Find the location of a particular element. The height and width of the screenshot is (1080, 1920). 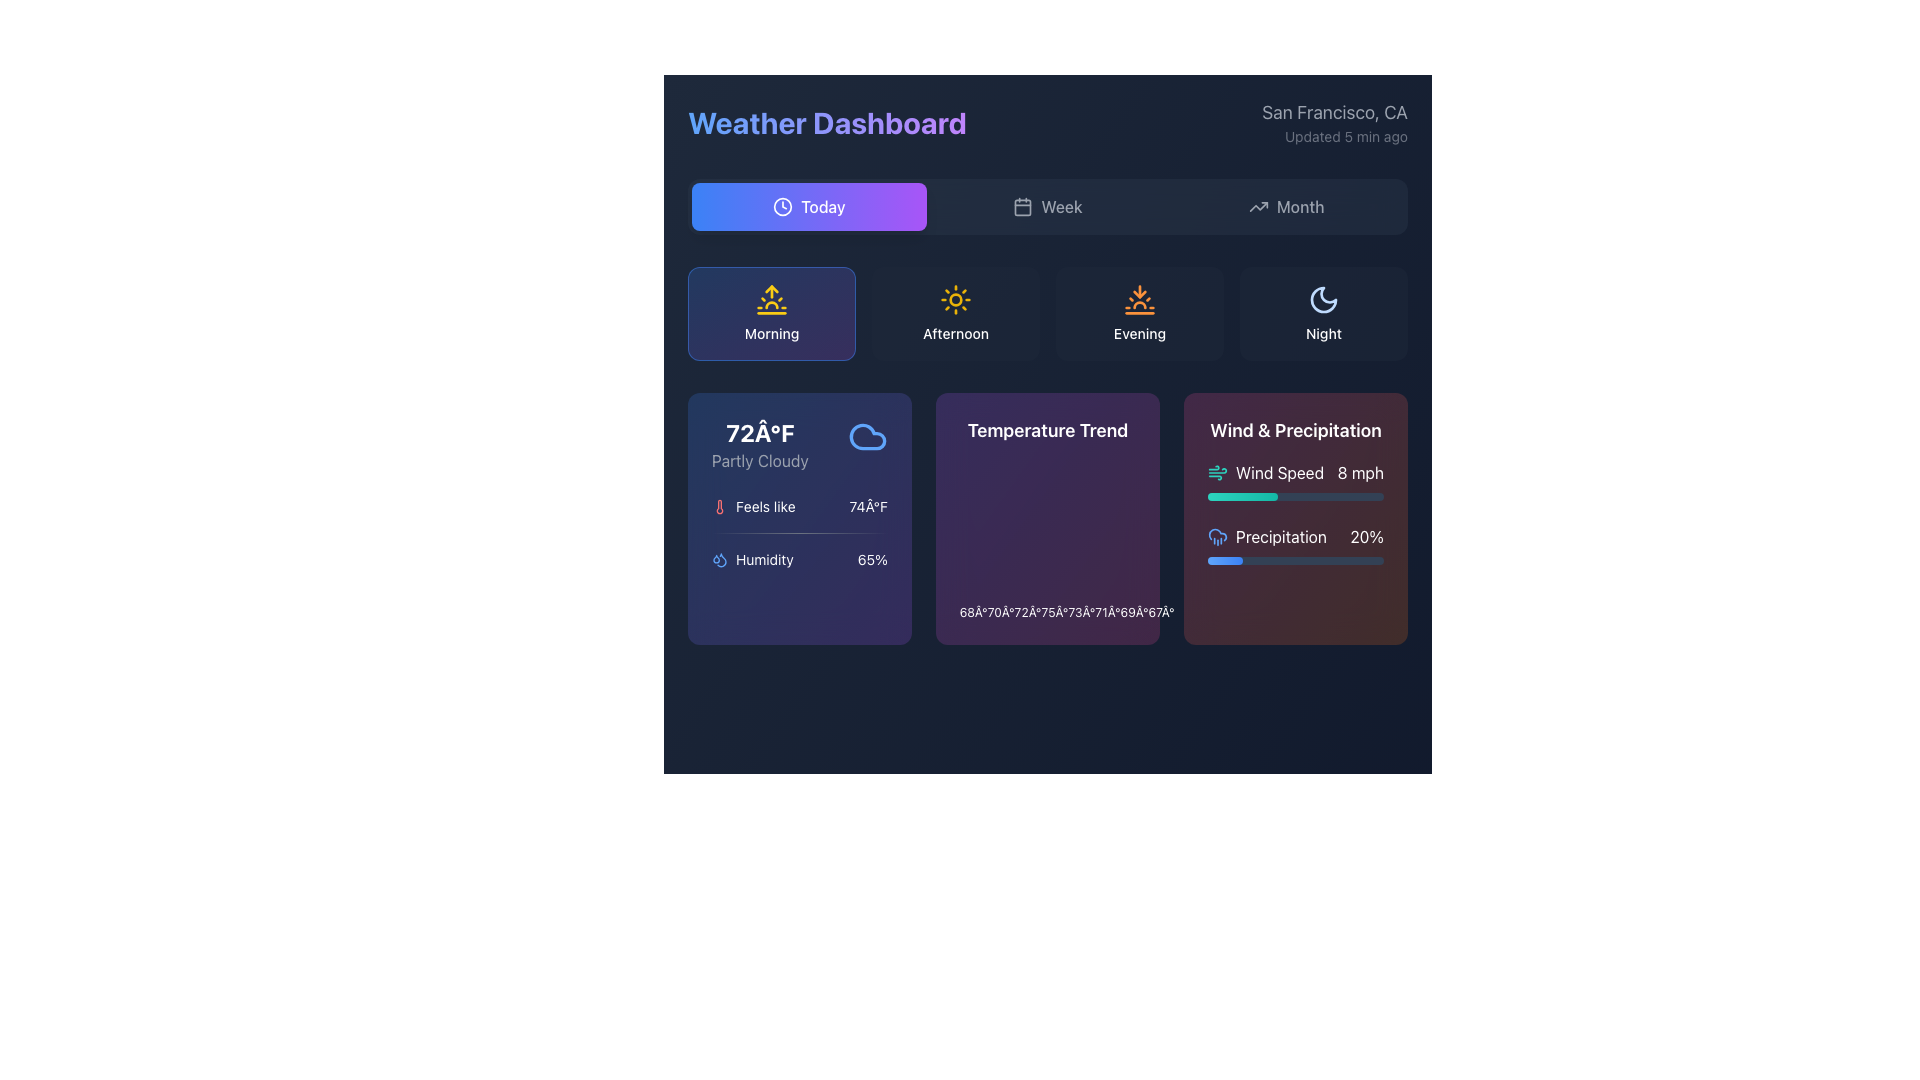

the Text label displaying '65%' in bold and large font located in the bottom-left section of the interface, specifically within the weather details panel, to the right of the text 'Humidity' is located at coordinates (873, 559).